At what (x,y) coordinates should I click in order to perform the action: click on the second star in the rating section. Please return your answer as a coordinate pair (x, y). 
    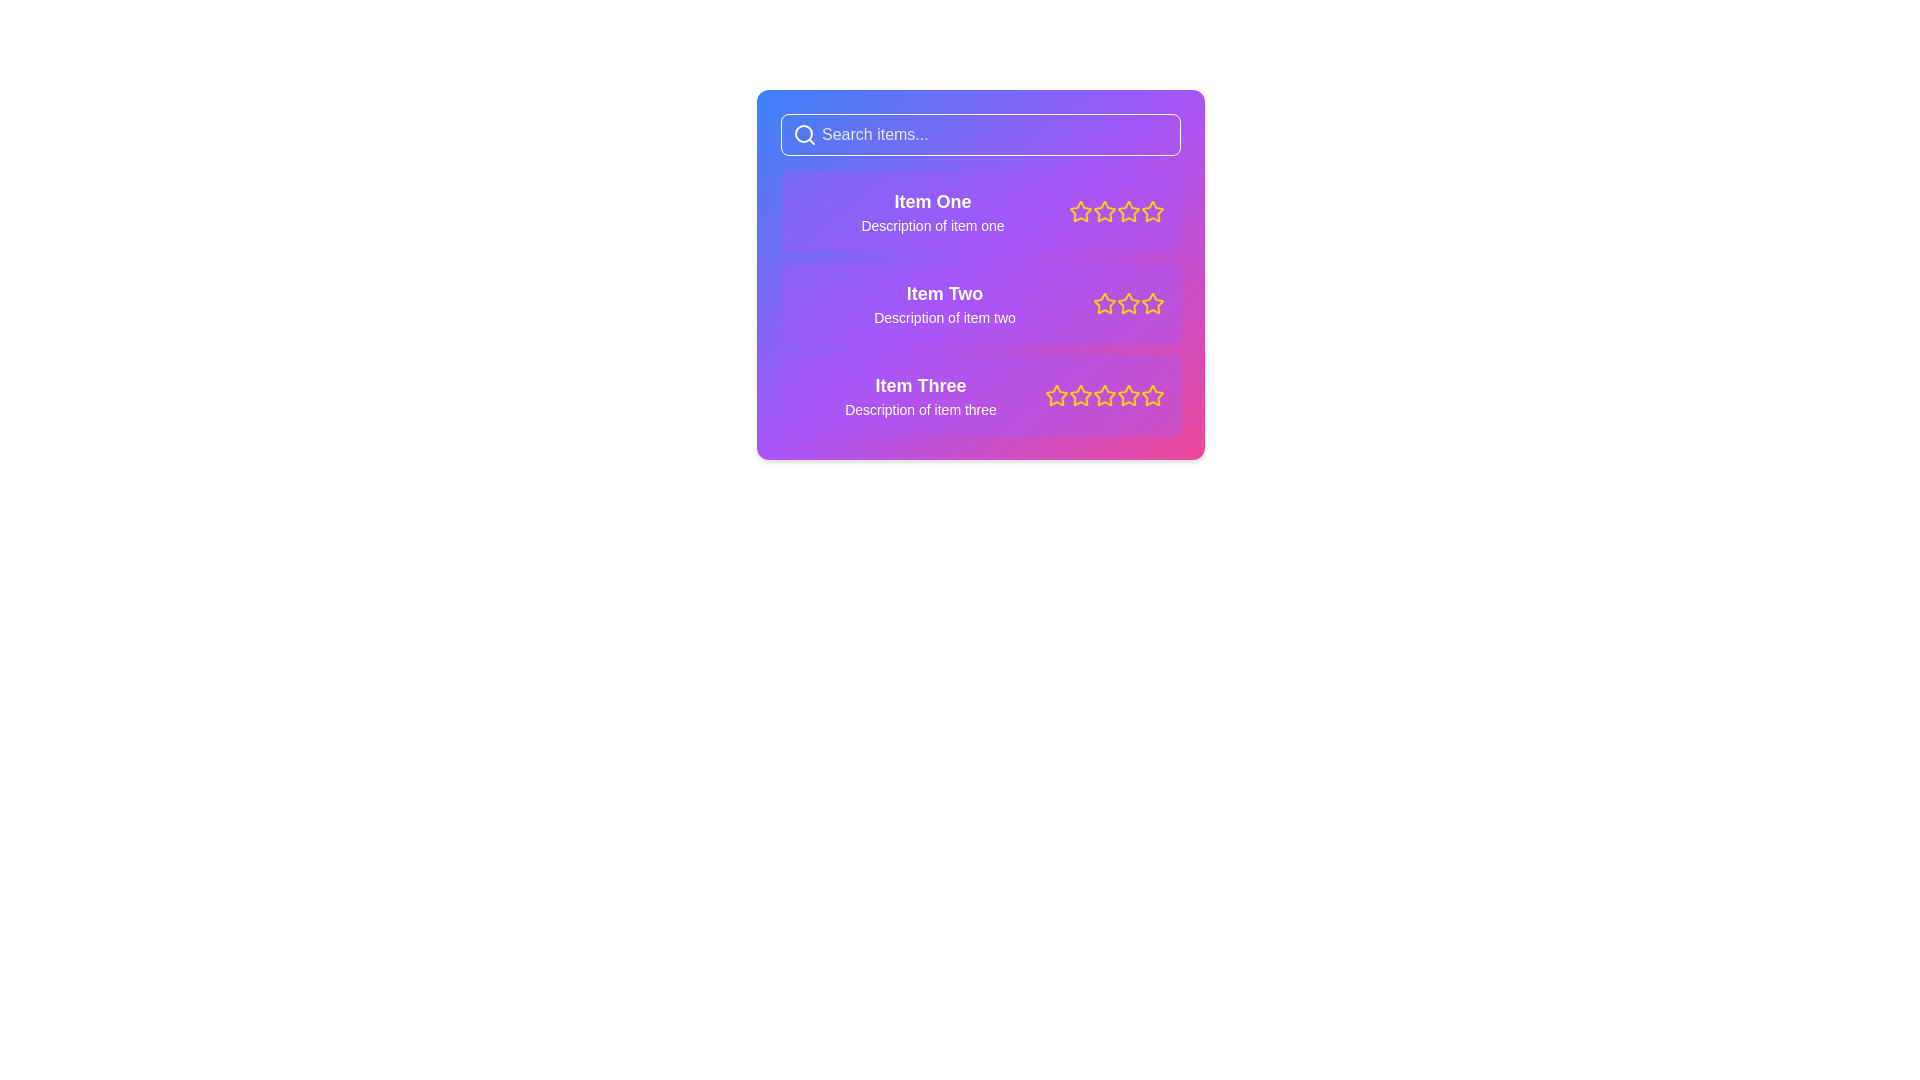
    Looking at the image, I should click on (1128, 211).